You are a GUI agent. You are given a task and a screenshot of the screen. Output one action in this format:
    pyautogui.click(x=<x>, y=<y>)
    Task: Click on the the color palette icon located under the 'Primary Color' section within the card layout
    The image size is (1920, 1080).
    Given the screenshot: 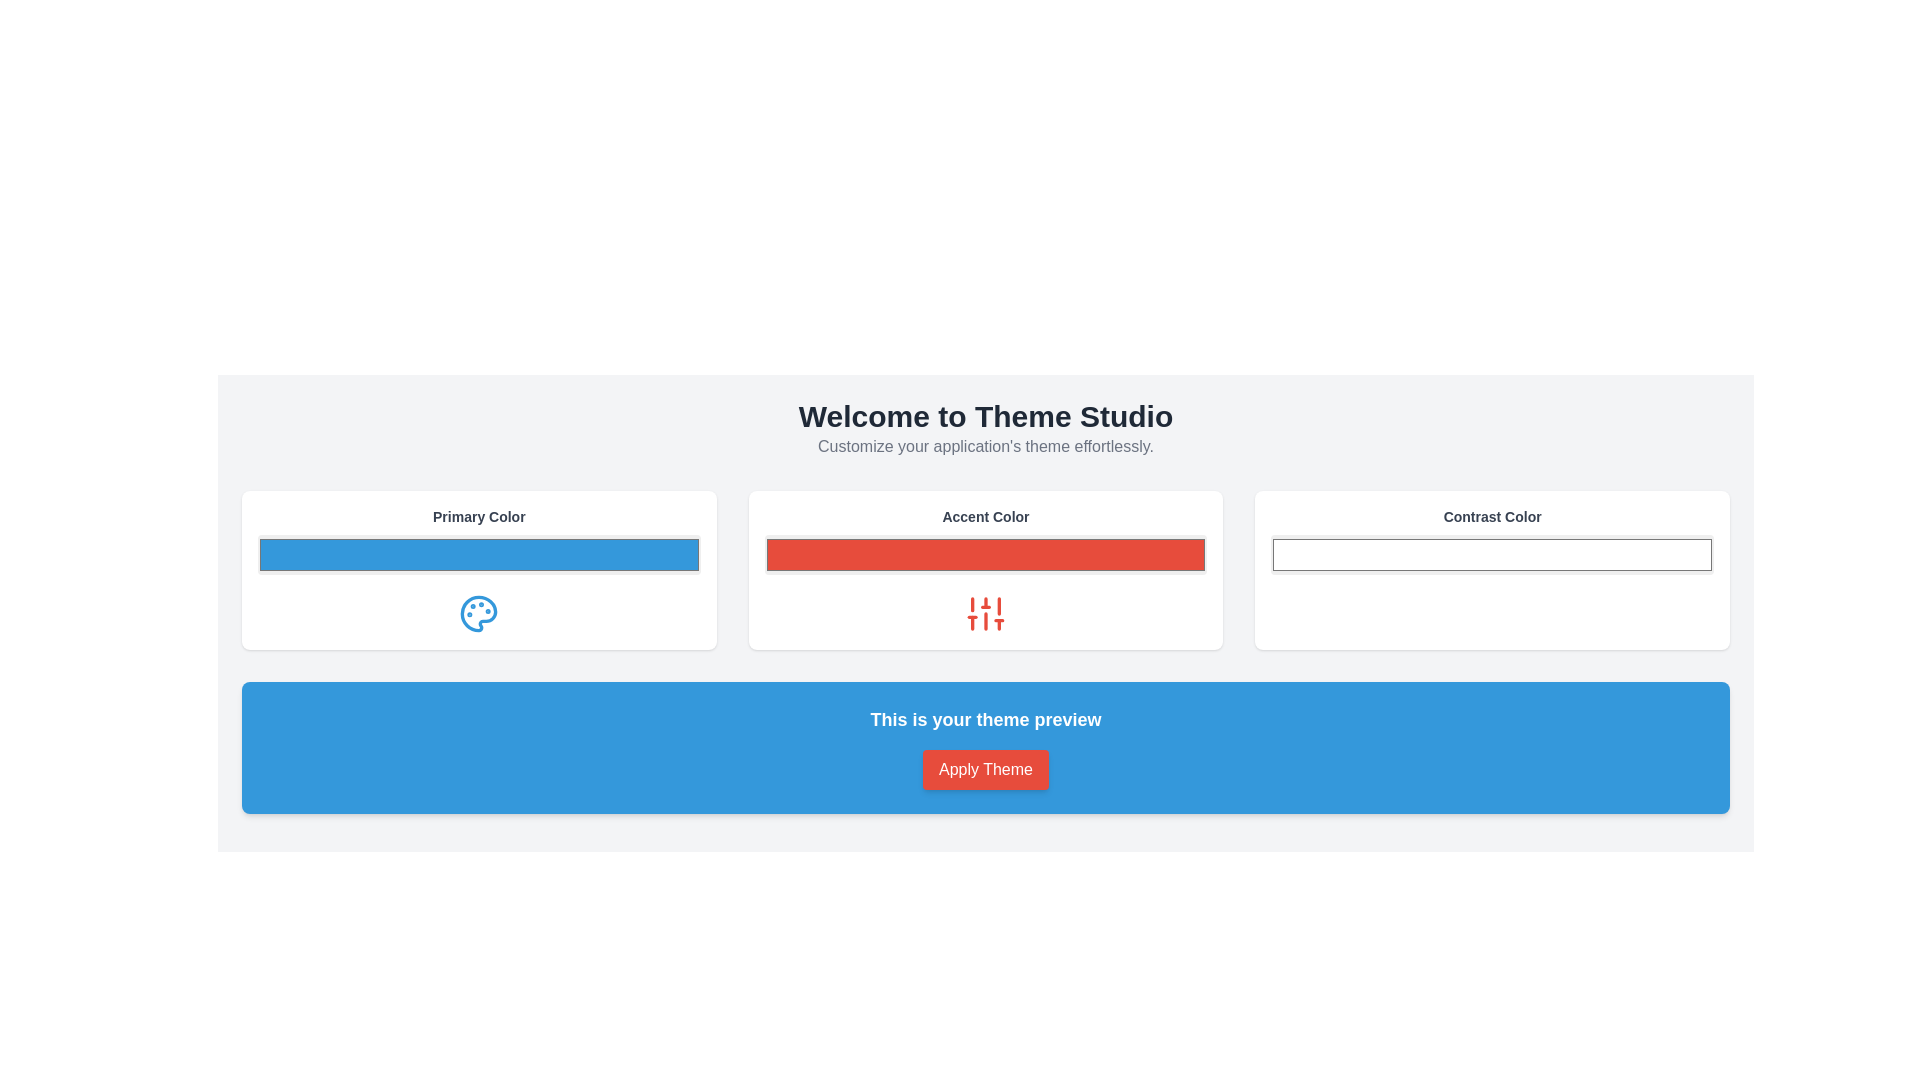 What is the action you would take?
    pyautogui.click(x=478, y=612)
    